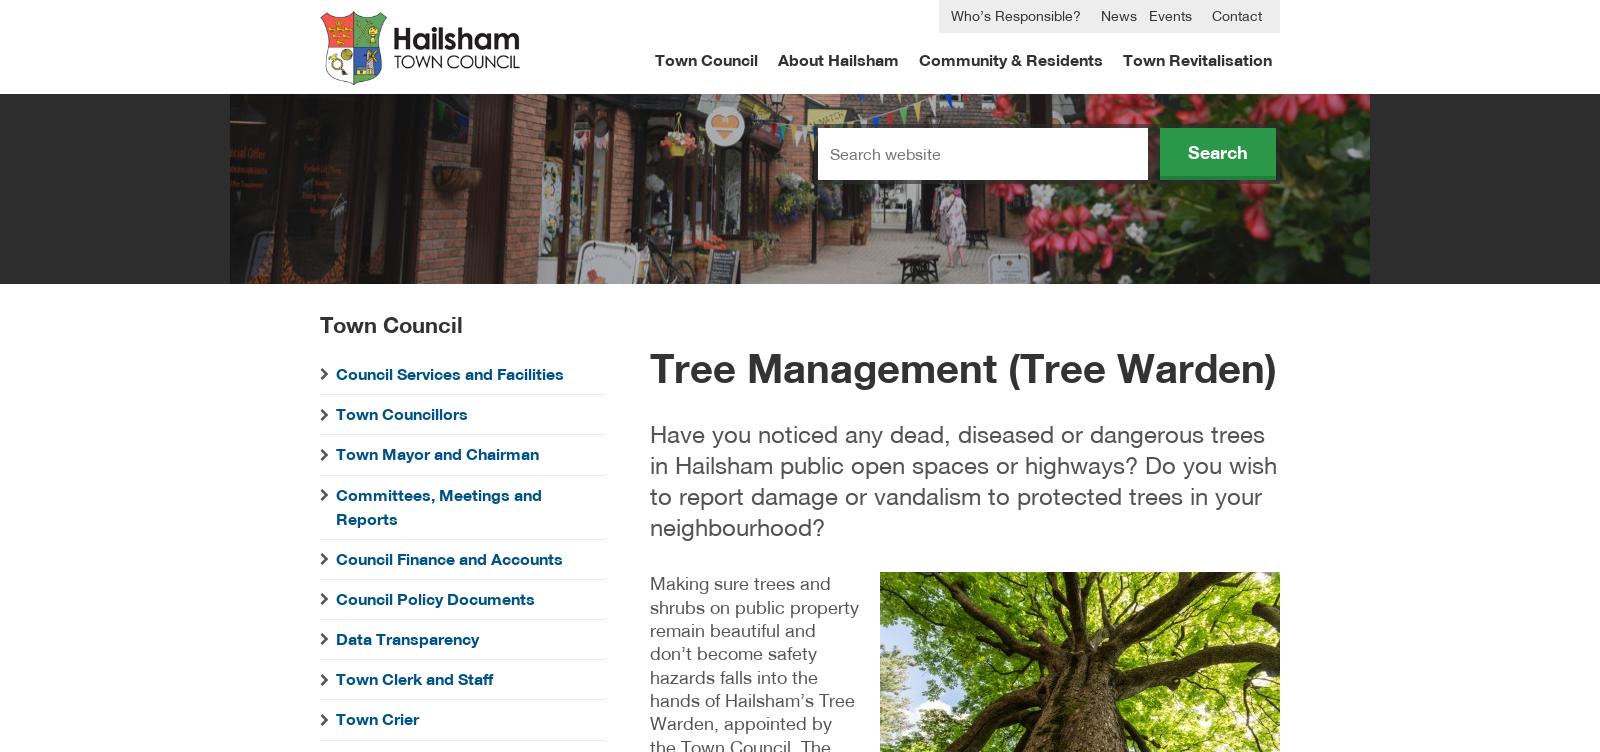  What do you see at coordinates (962, 365) in the screenshot?
I see `'Tree Management (Tree Warden)'` at bounding box center [962, 365].